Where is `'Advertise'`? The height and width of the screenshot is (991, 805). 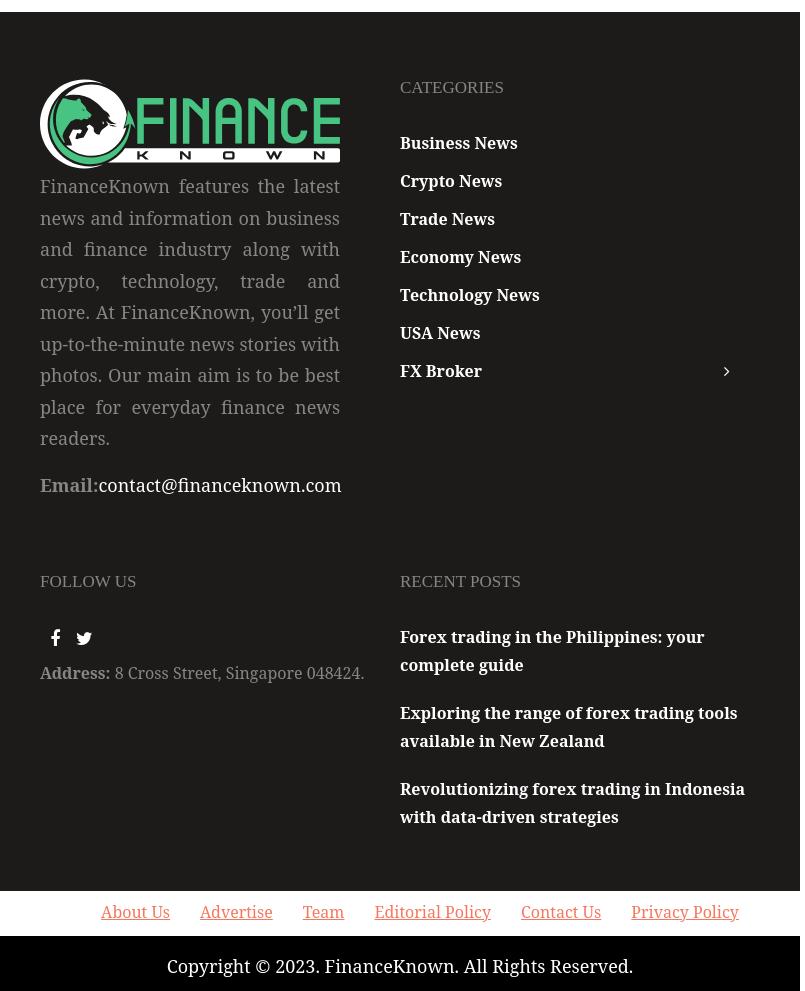
'Advertise' is located at coordinates (198, 910).